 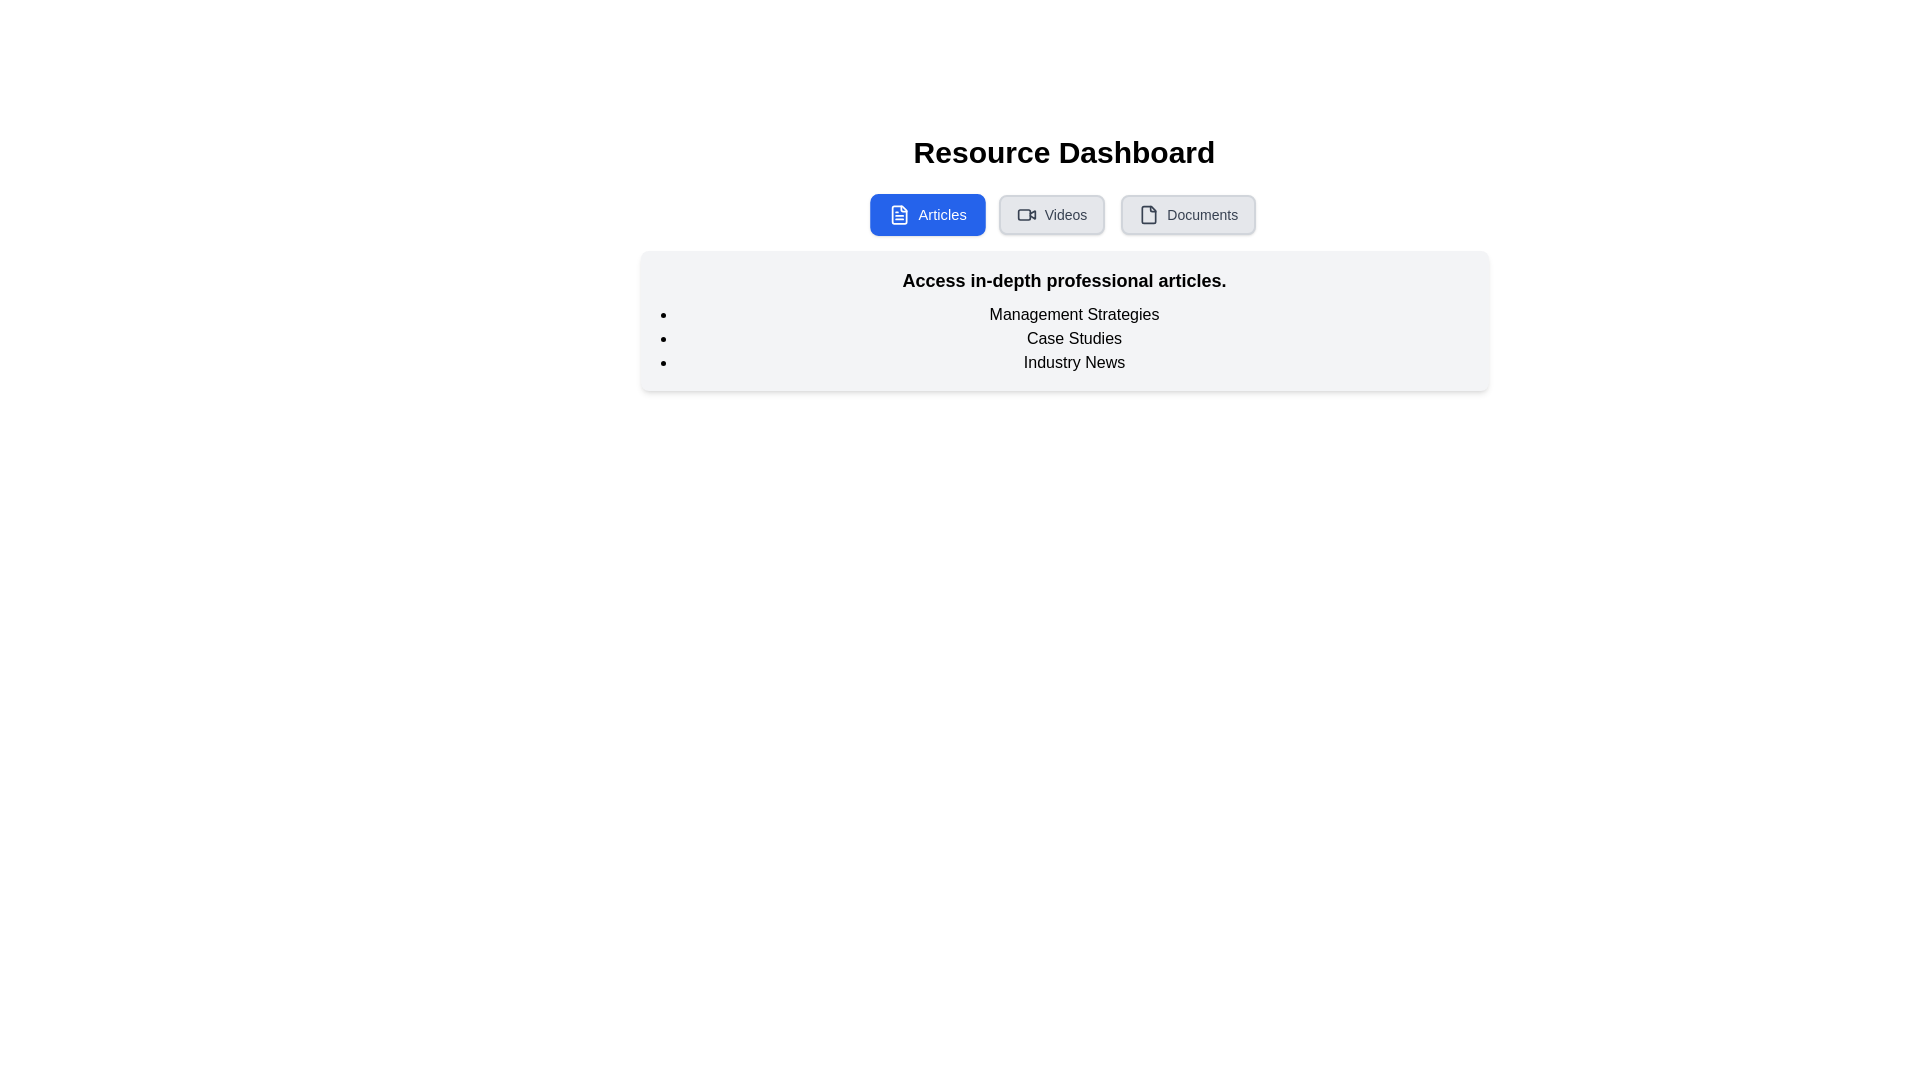 I want to click on the 'Documents' button tab, which has a rounded border, gray background, and an icon of a document followed by the label 'Documents', so click(x=1188, y=215).